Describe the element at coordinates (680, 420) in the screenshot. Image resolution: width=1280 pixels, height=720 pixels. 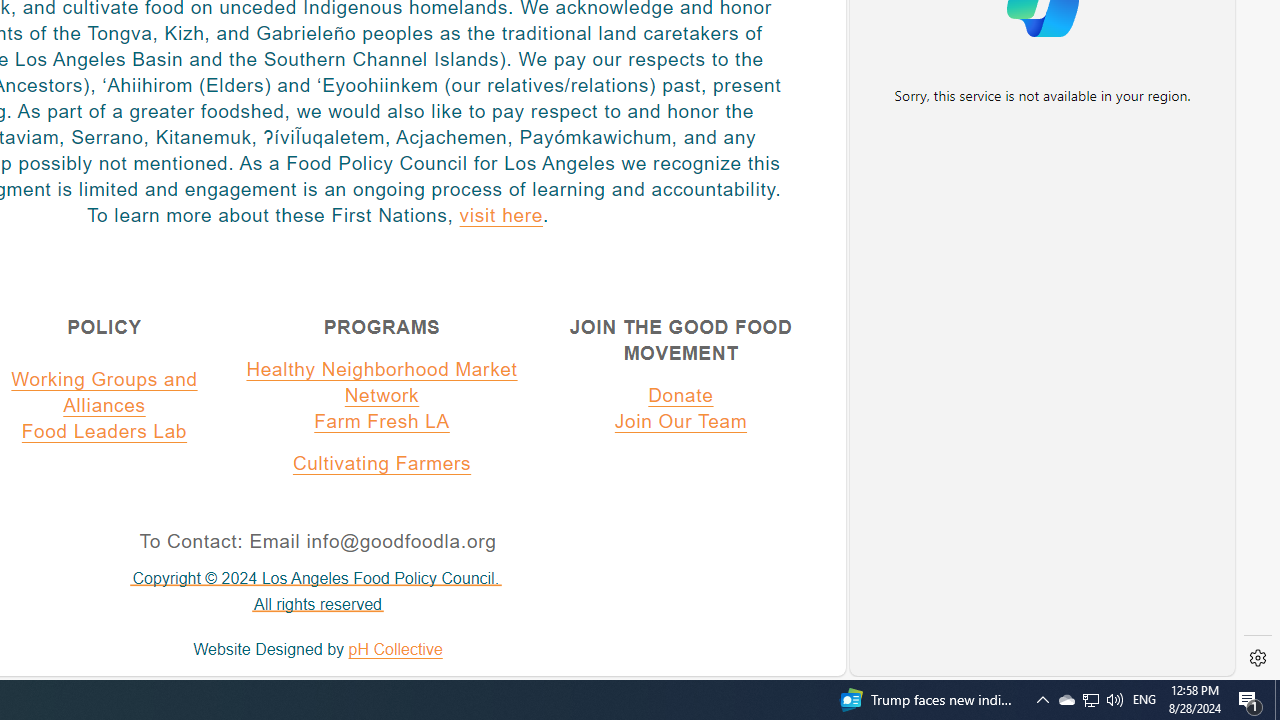
I see `'Join Our Team'` at that location.